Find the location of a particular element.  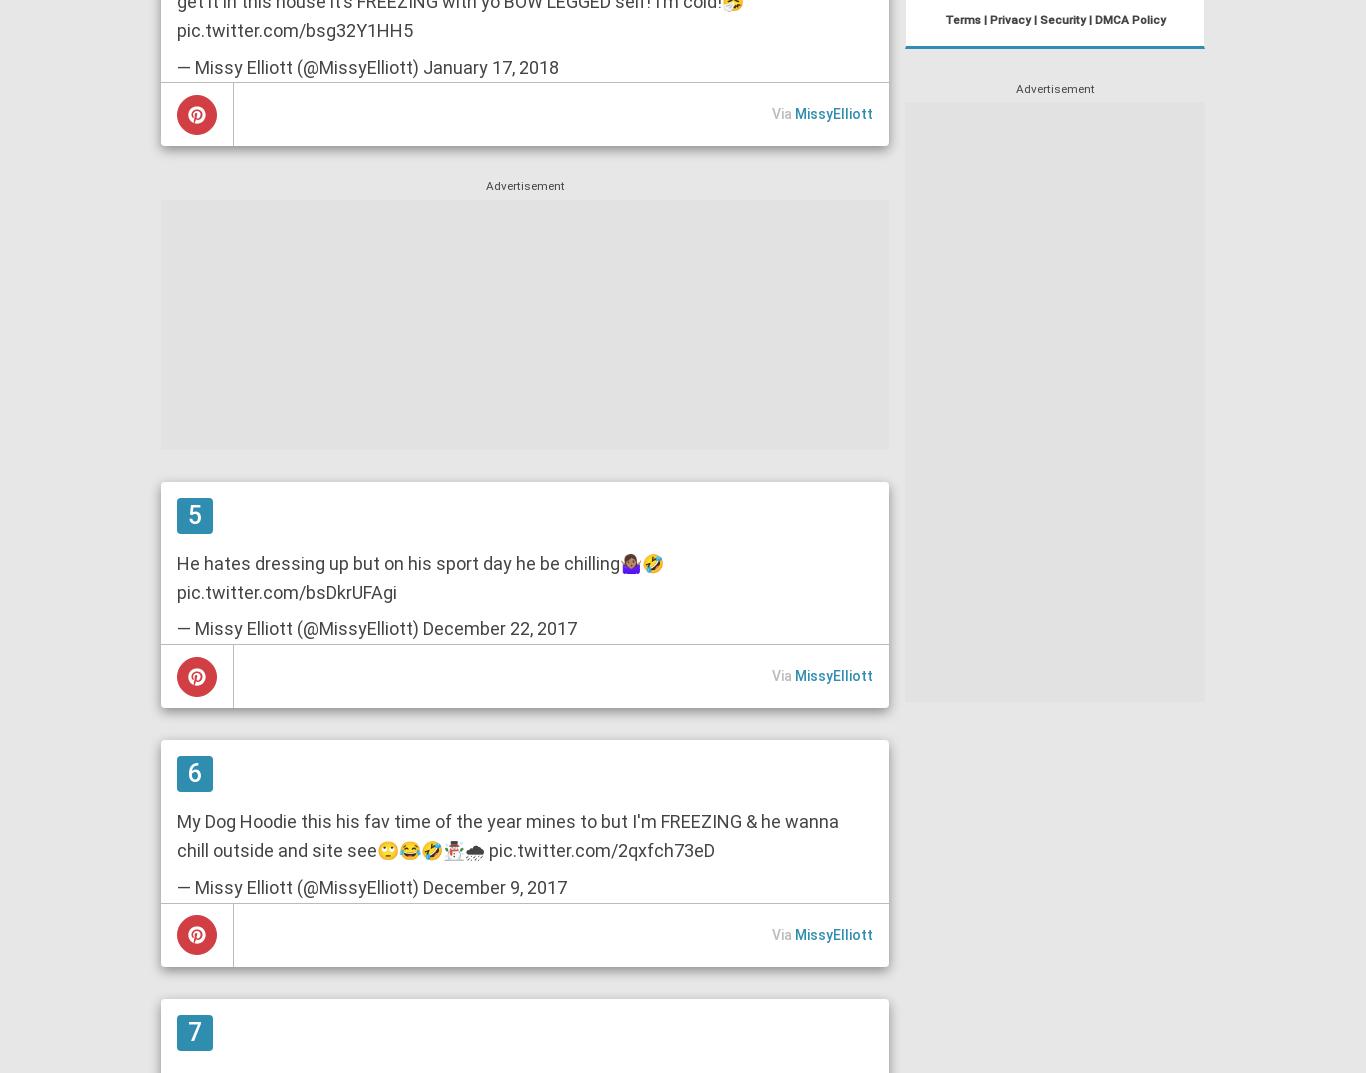

'5' is located at coordinates (194, 513).